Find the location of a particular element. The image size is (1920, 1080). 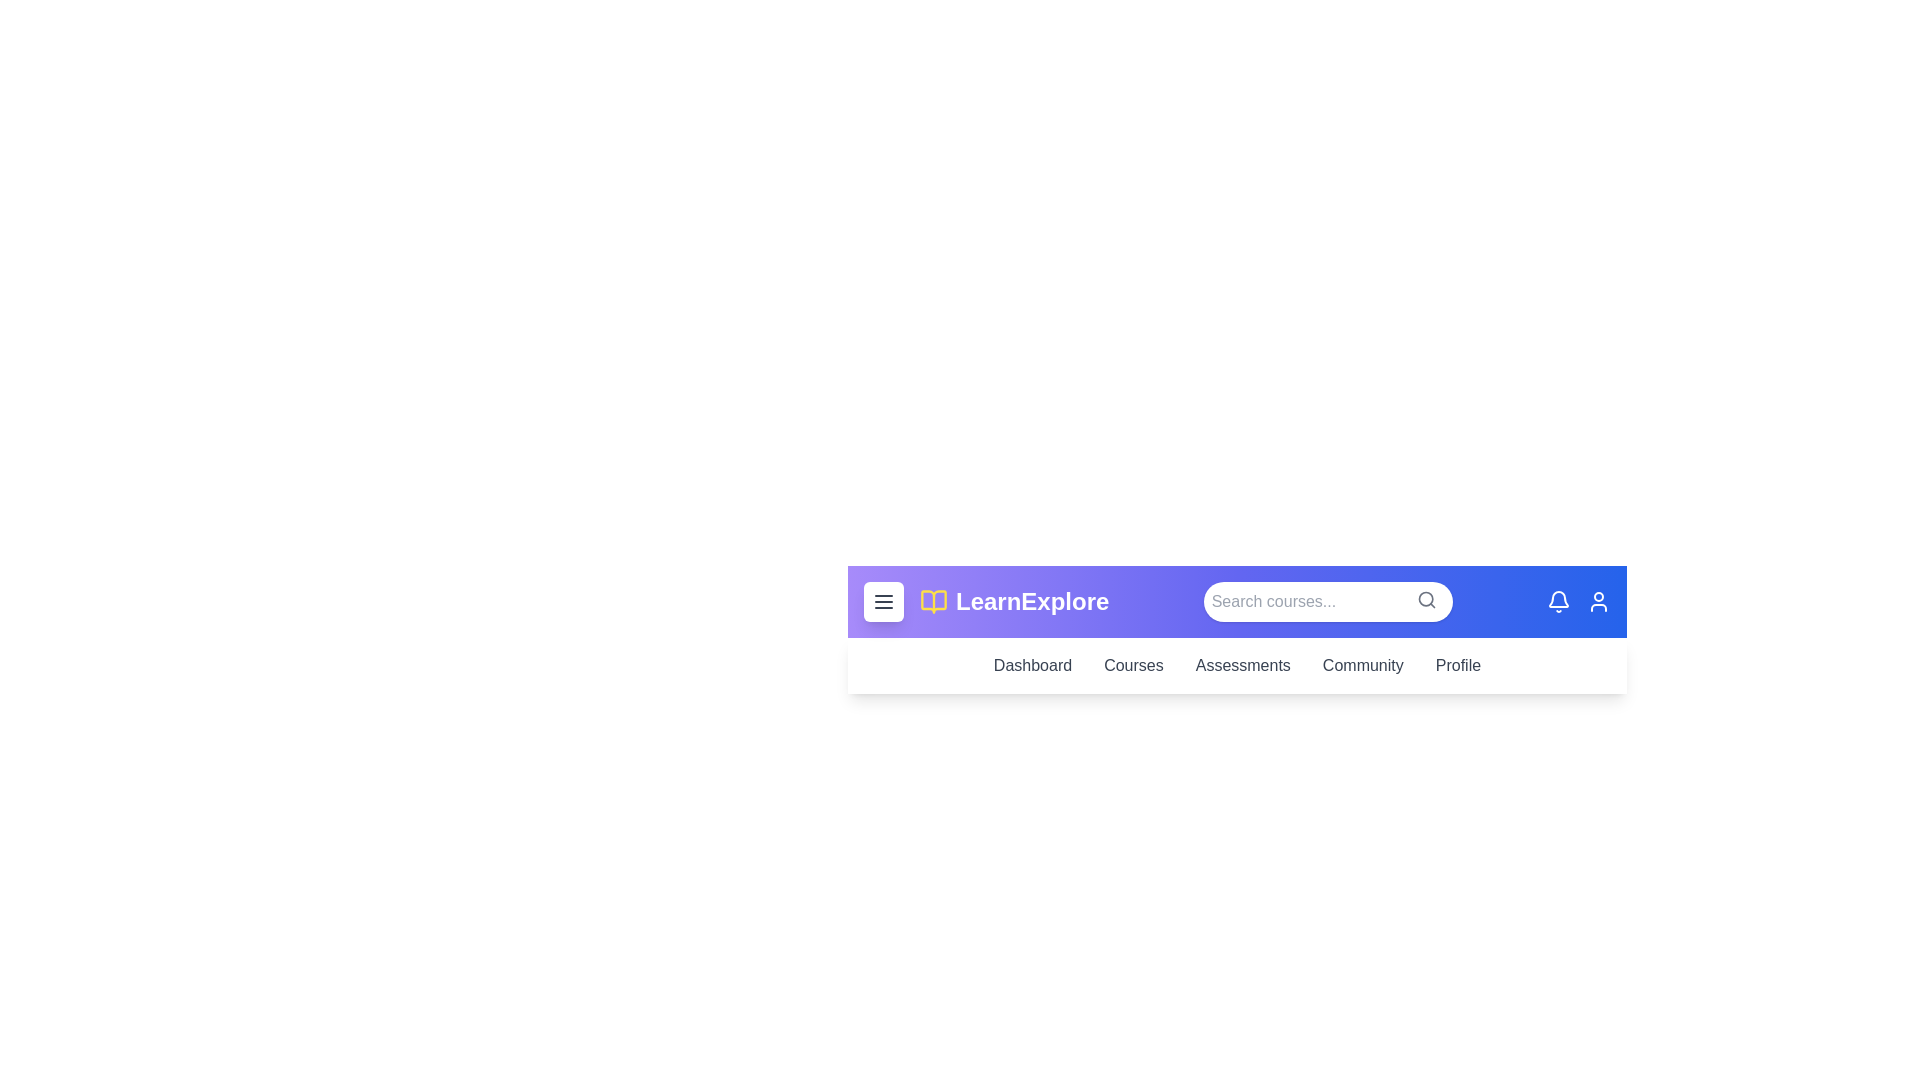

the Profile link in the navigation bar to navigate to the corresponding section is located at coordinates (1458, 666).